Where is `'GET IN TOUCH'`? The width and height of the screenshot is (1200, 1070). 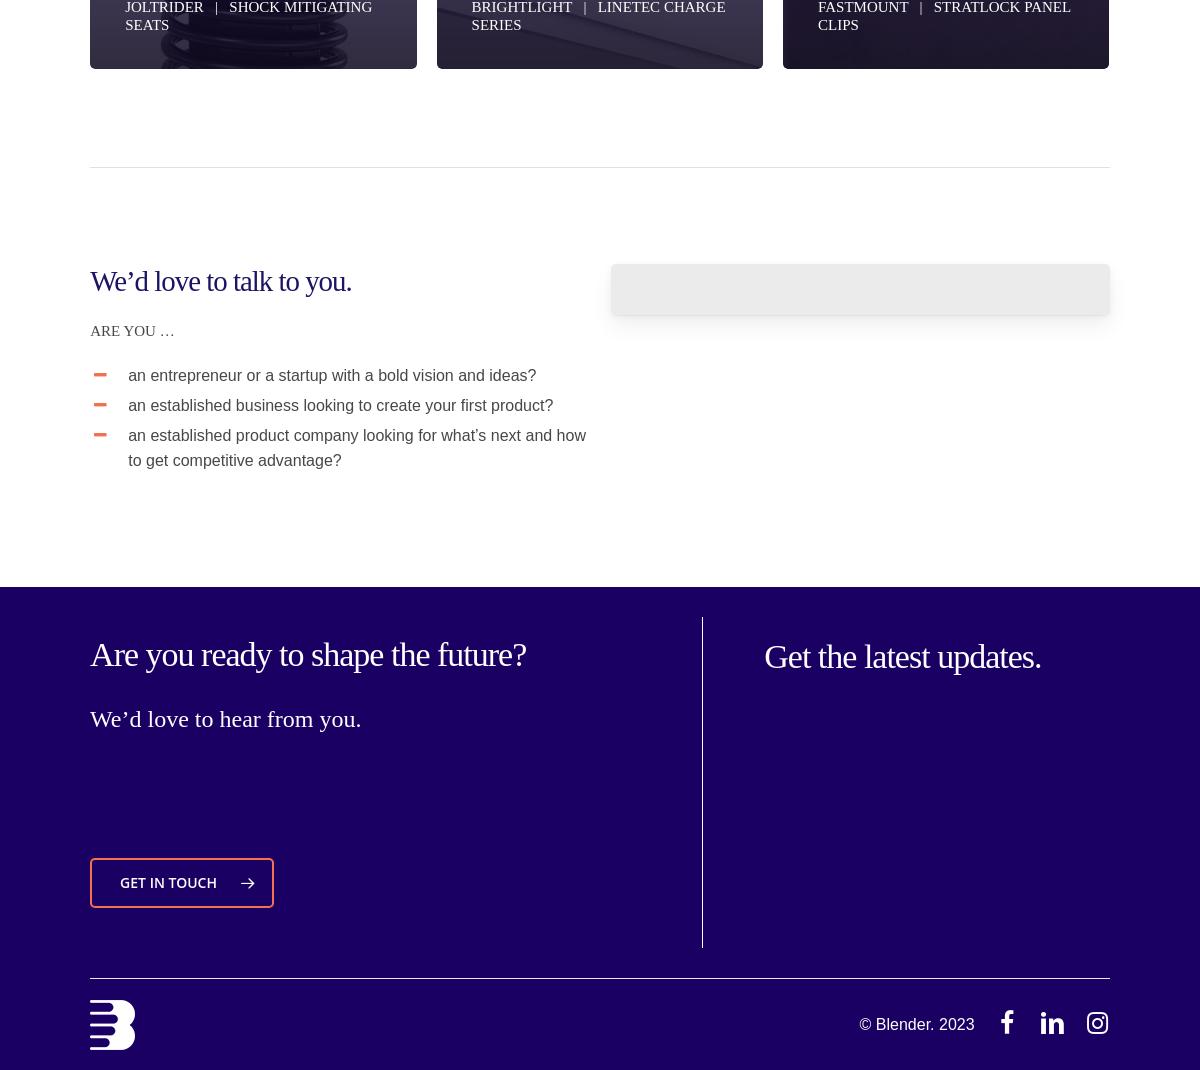 'GET IN TOUCH' is located at coordinates (167, 882).